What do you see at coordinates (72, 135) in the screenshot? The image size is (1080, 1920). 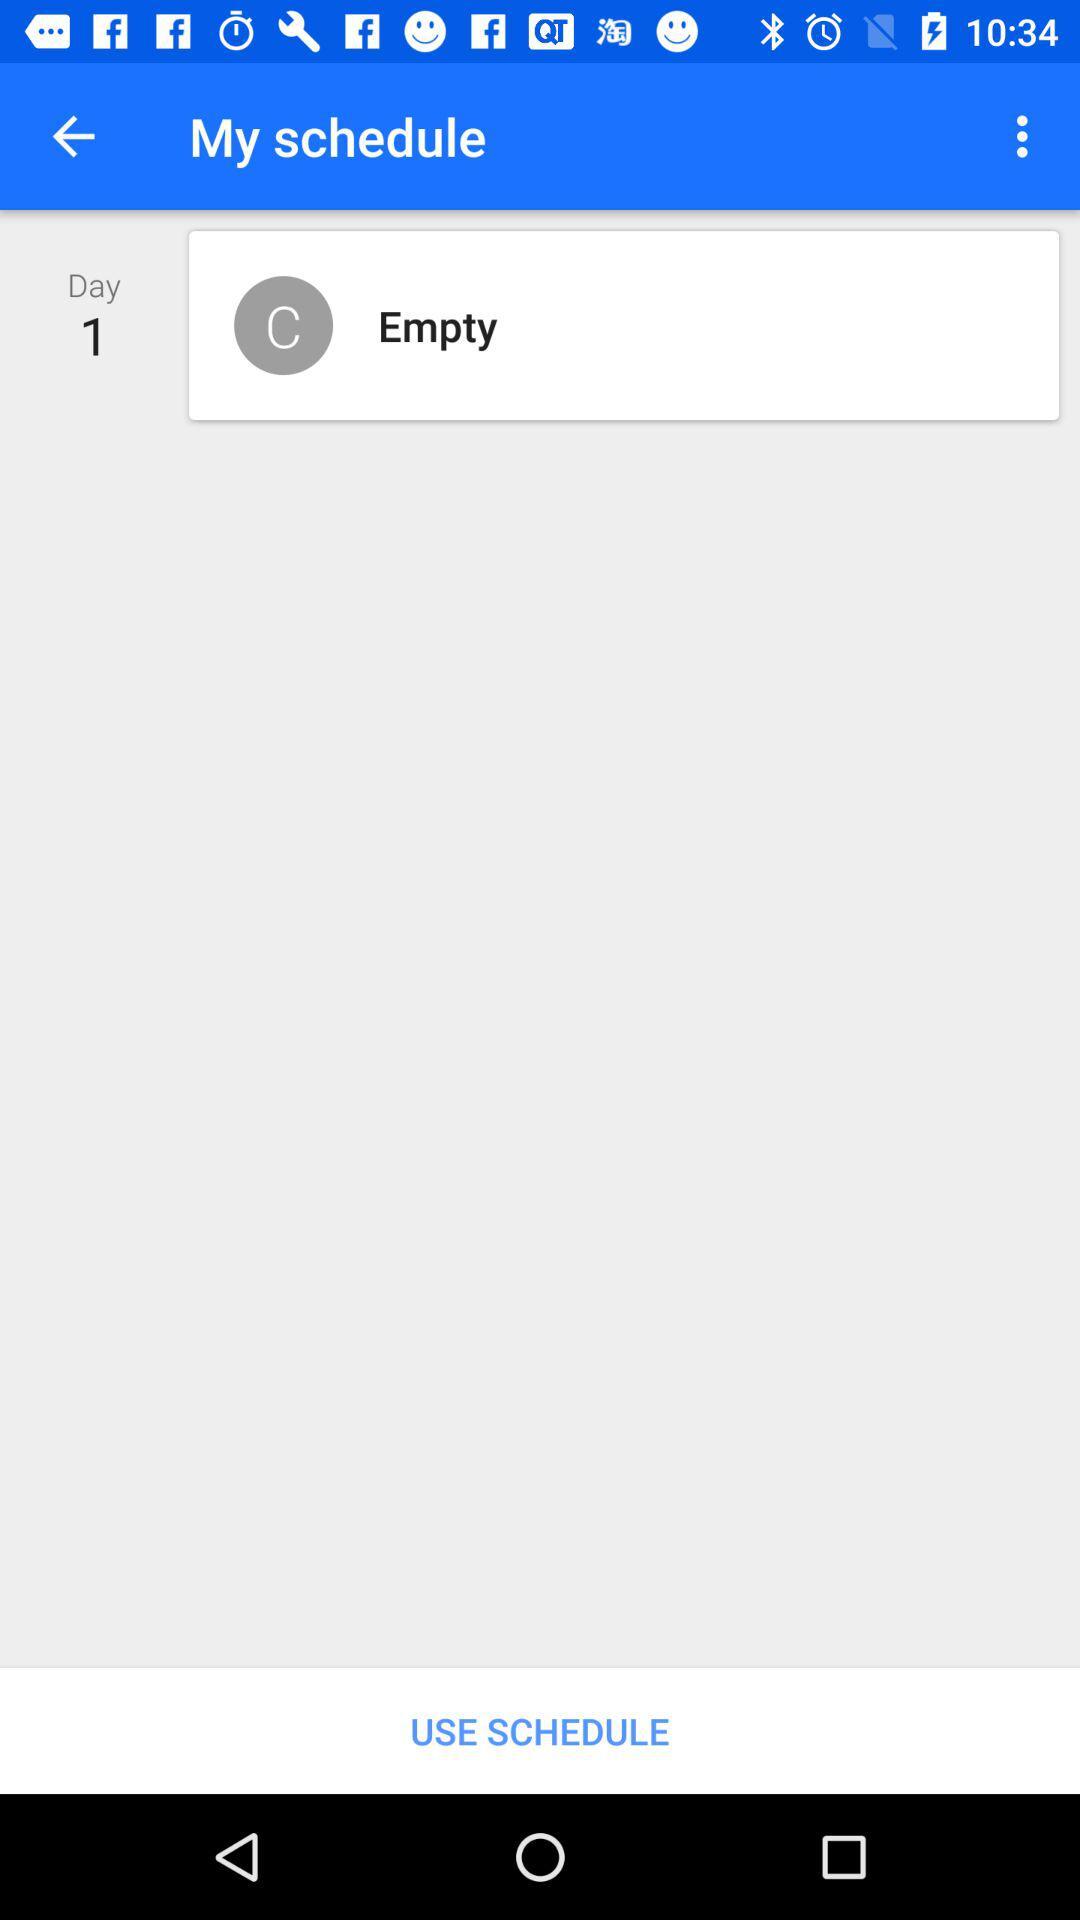 I see `the item next to the my schedule icon` at bounding box center [72, 135].